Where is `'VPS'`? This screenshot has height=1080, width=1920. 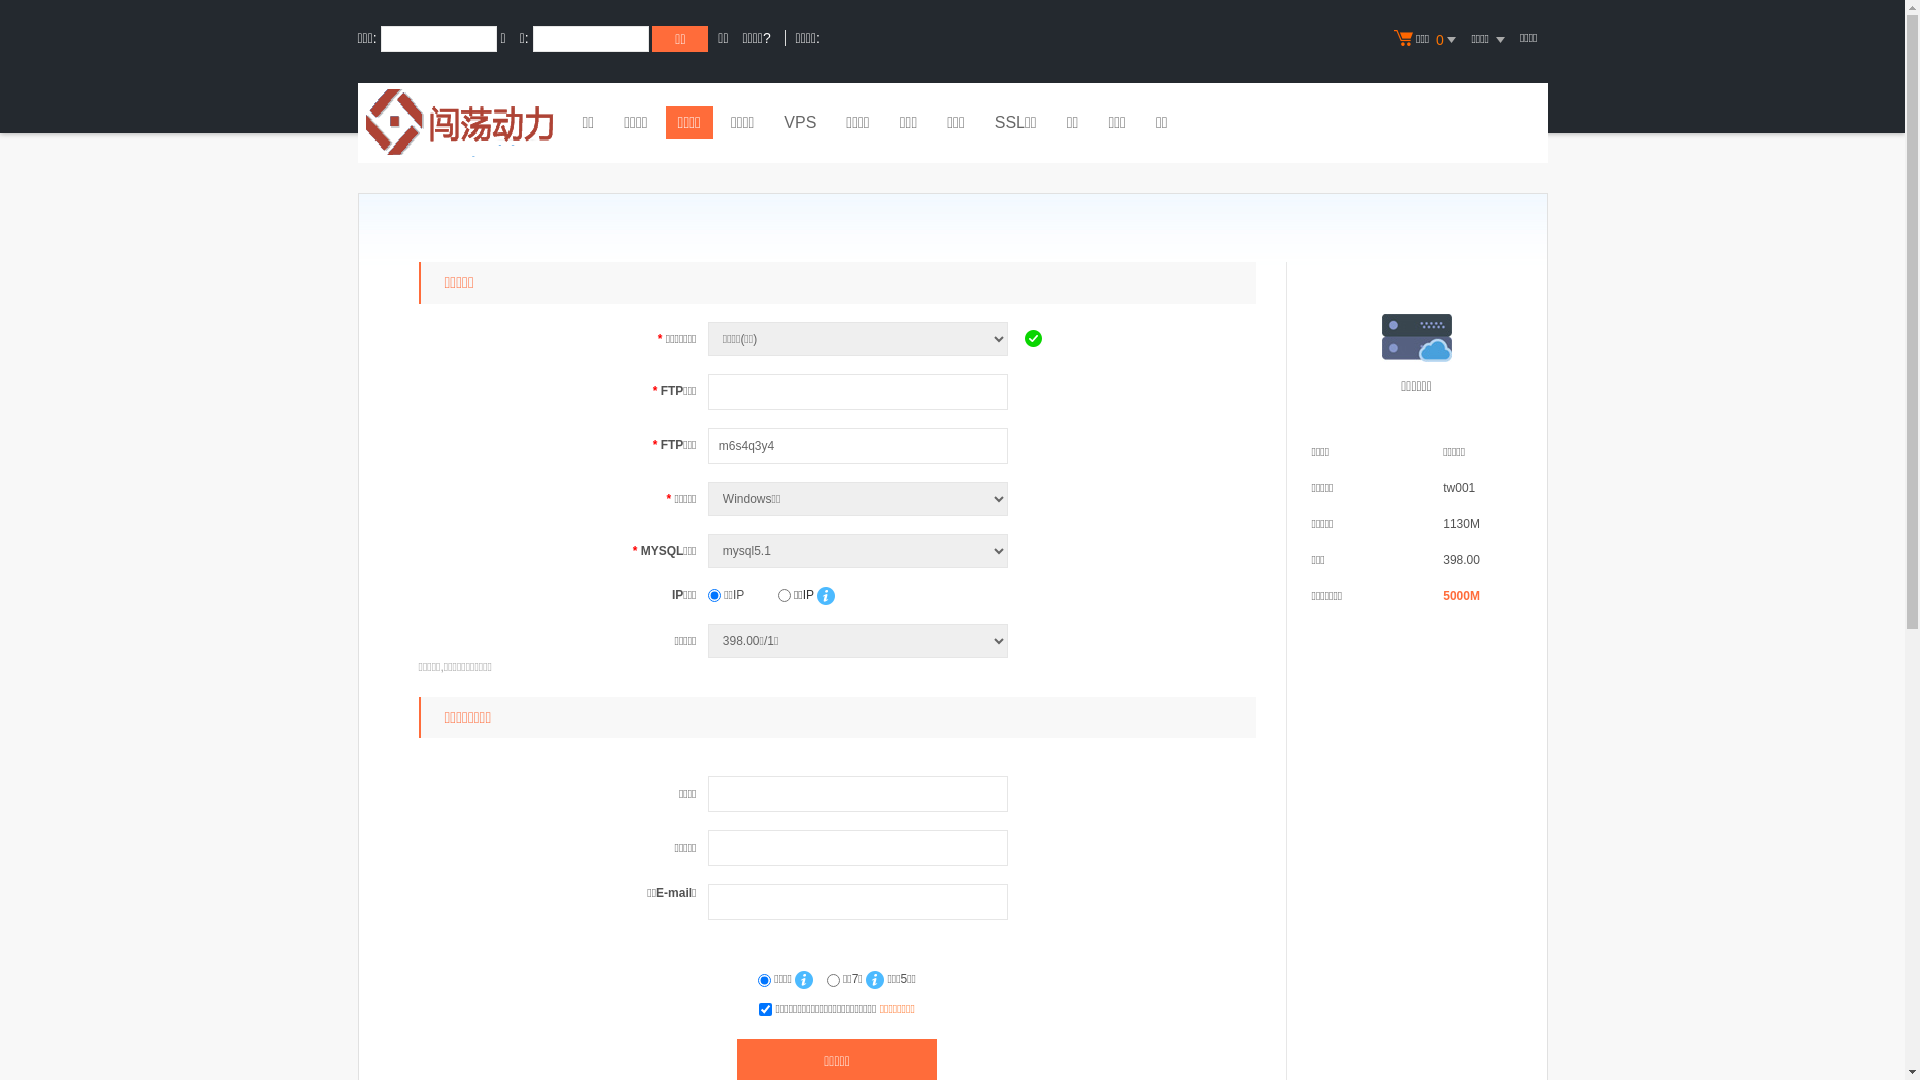
'VPS' is located at coordinates (800, 124).